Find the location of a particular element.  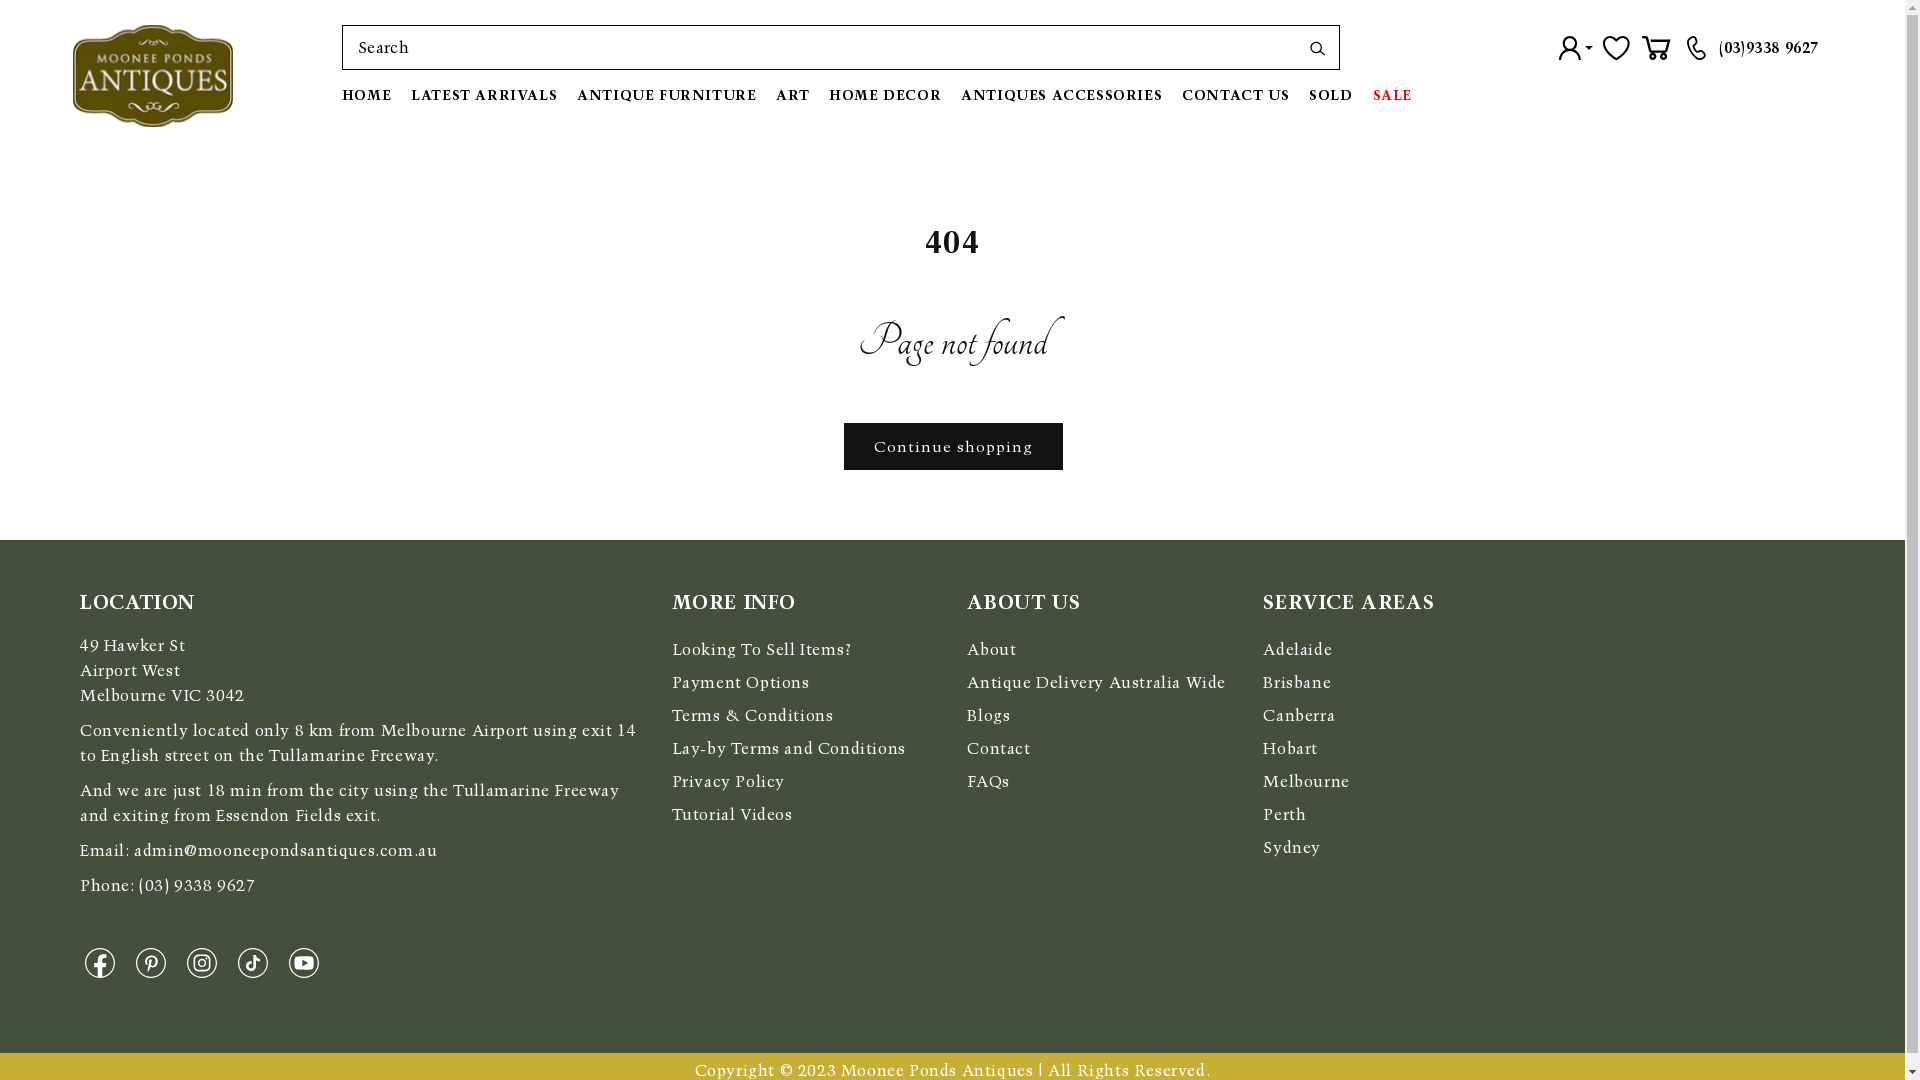

'Cart' is located at coordinates (1656, 45).